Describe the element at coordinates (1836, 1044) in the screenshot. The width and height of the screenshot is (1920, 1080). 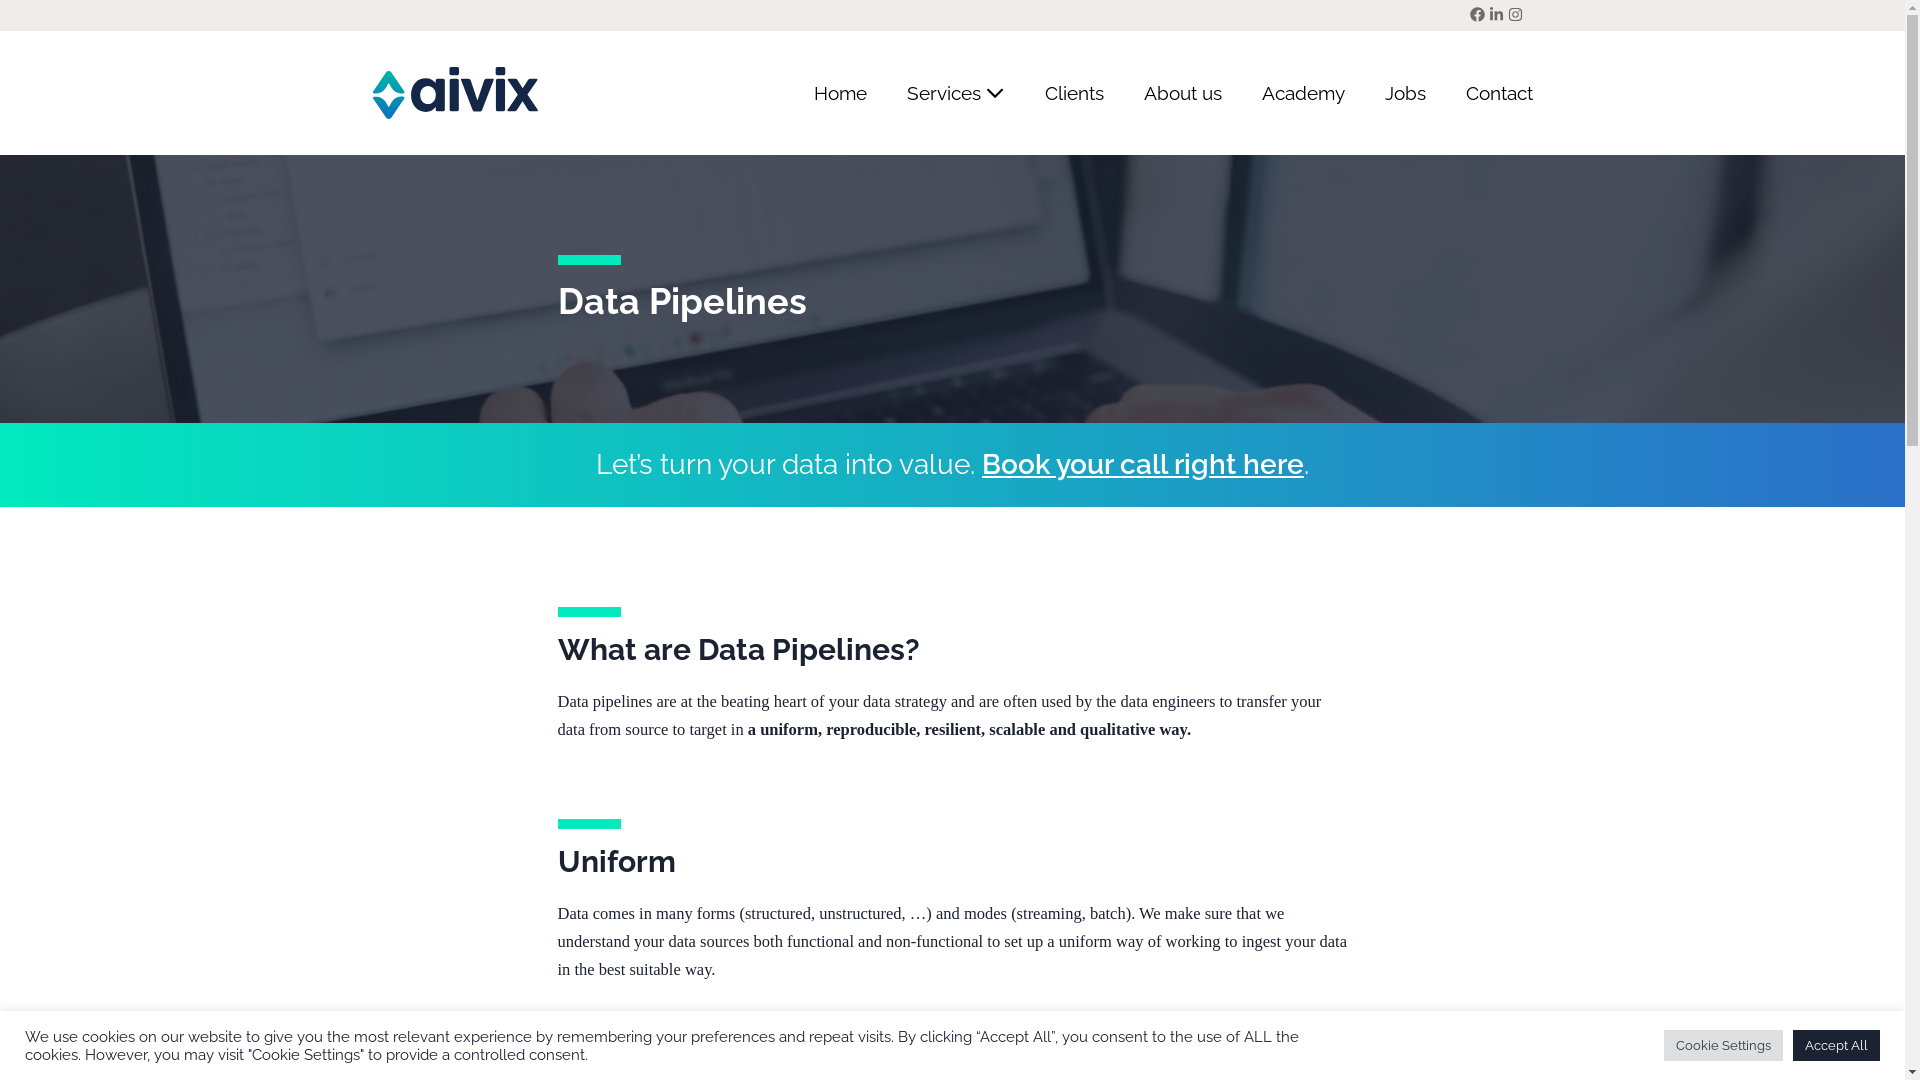
I see `'Accept All'` at that location.